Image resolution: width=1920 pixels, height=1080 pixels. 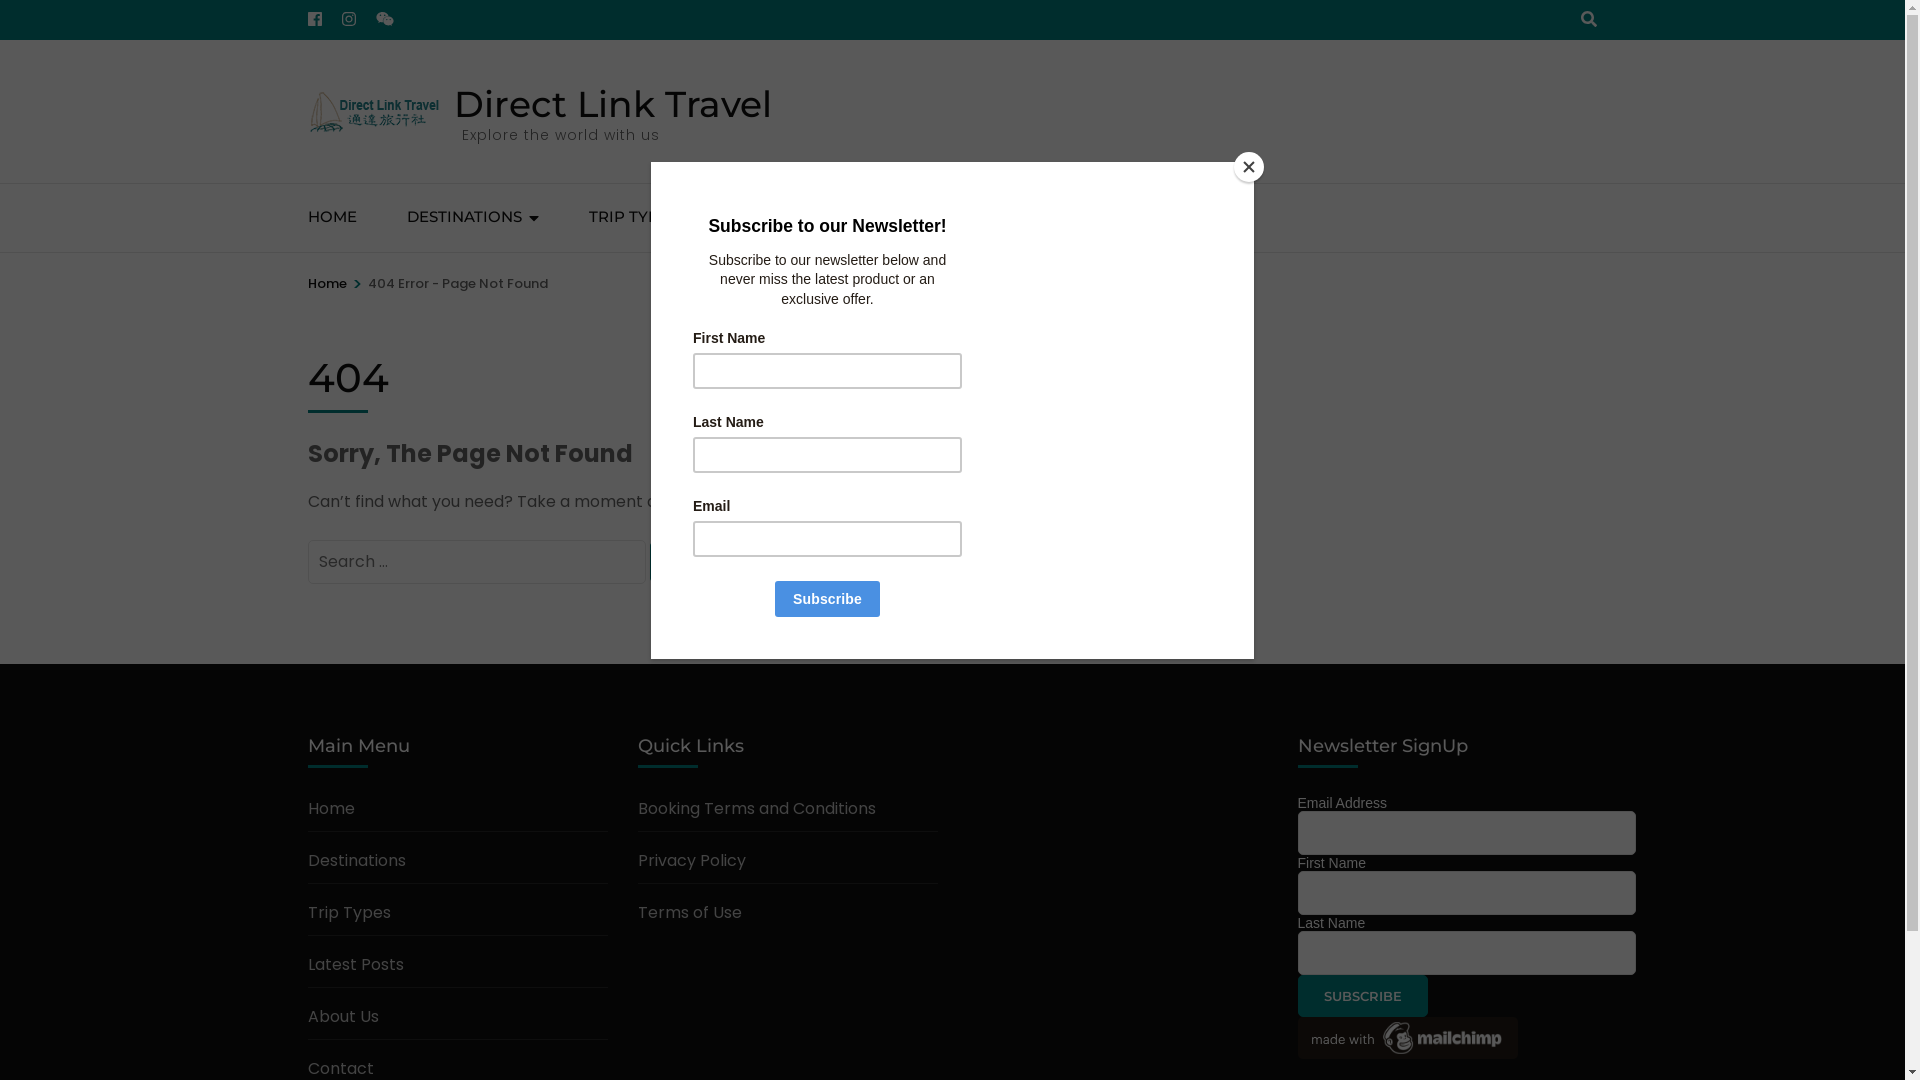 What do you see at coordinates (691, 859) in the screenshot?
I see `'Privacy Policy'` at bounding box center [691, 859].